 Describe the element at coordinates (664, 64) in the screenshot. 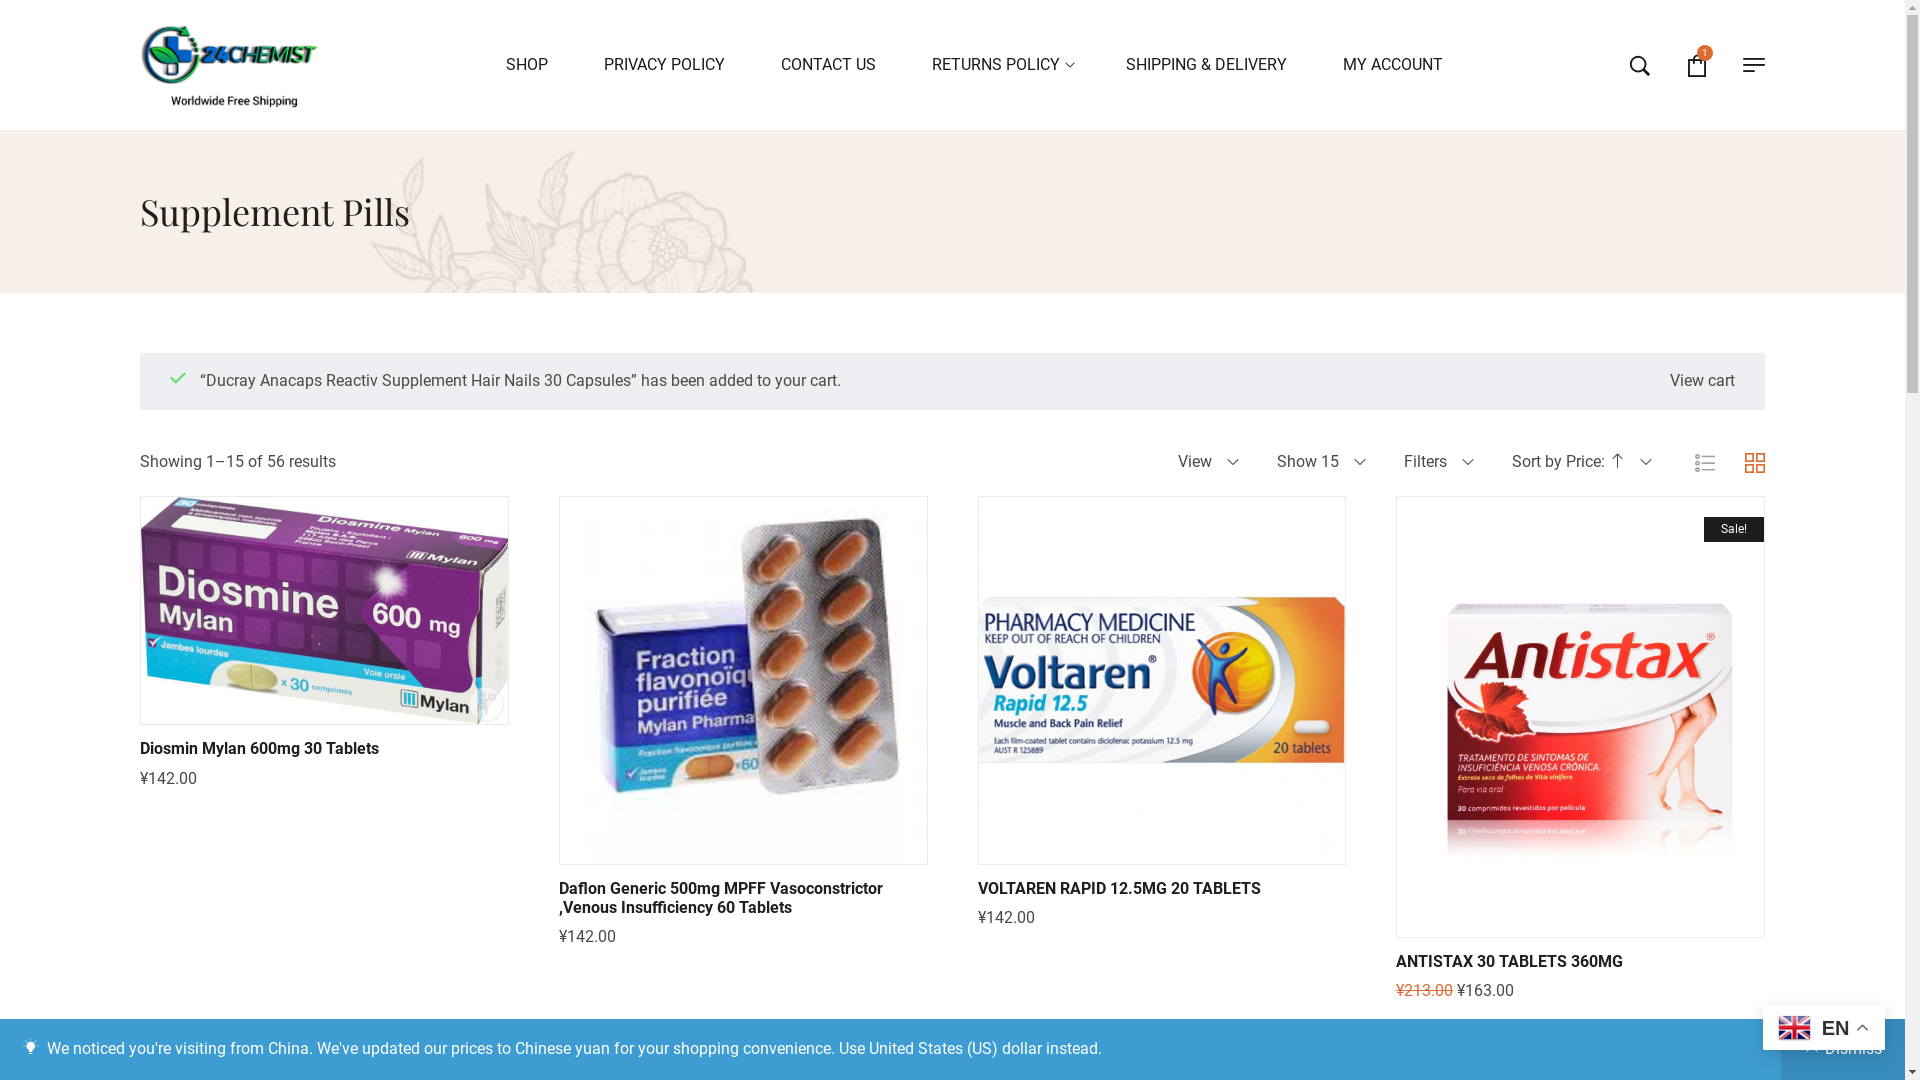

I see `'PRIVACY POLICY'` at that location.